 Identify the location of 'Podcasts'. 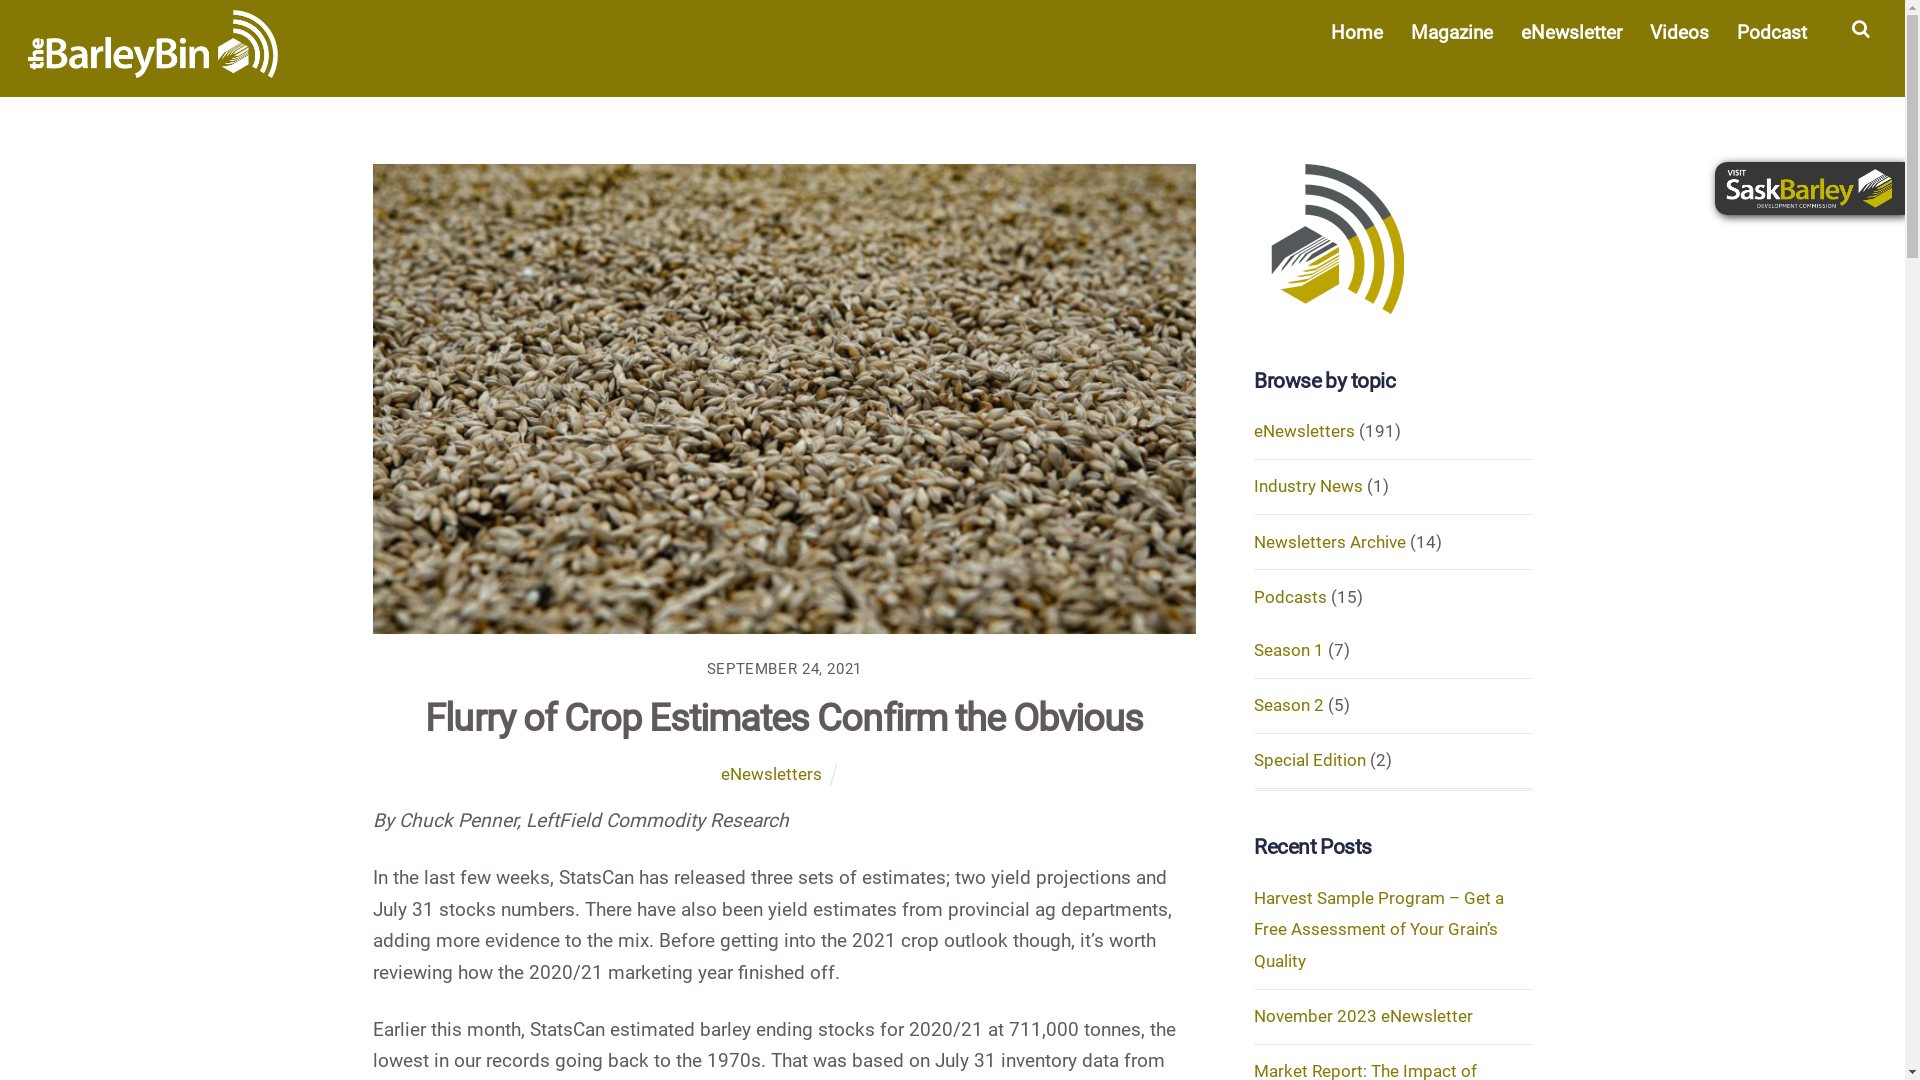
(1252, 596).